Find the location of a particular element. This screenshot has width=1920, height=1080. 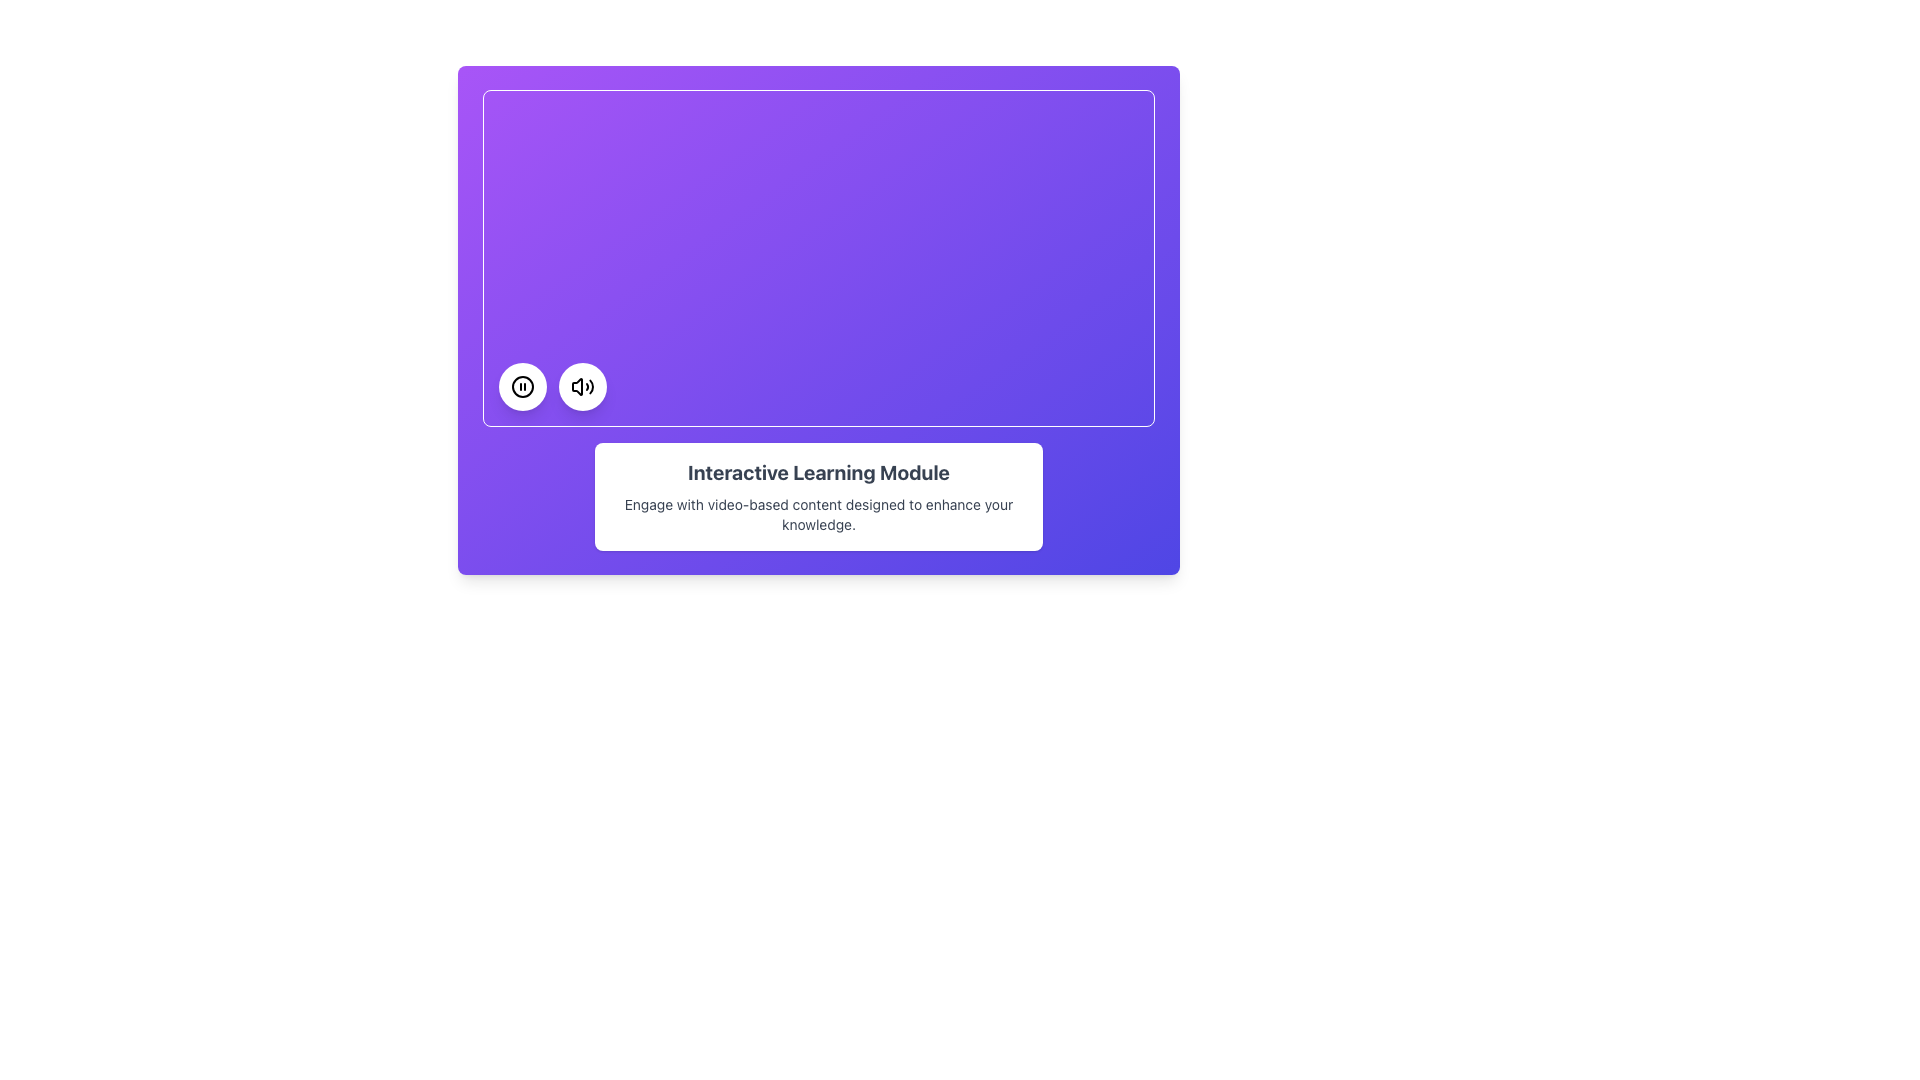

the leftmost circular button at the bottom-midsection of the purple rectangular content area to observe interactive feedback is located at coordinates (523, 386).